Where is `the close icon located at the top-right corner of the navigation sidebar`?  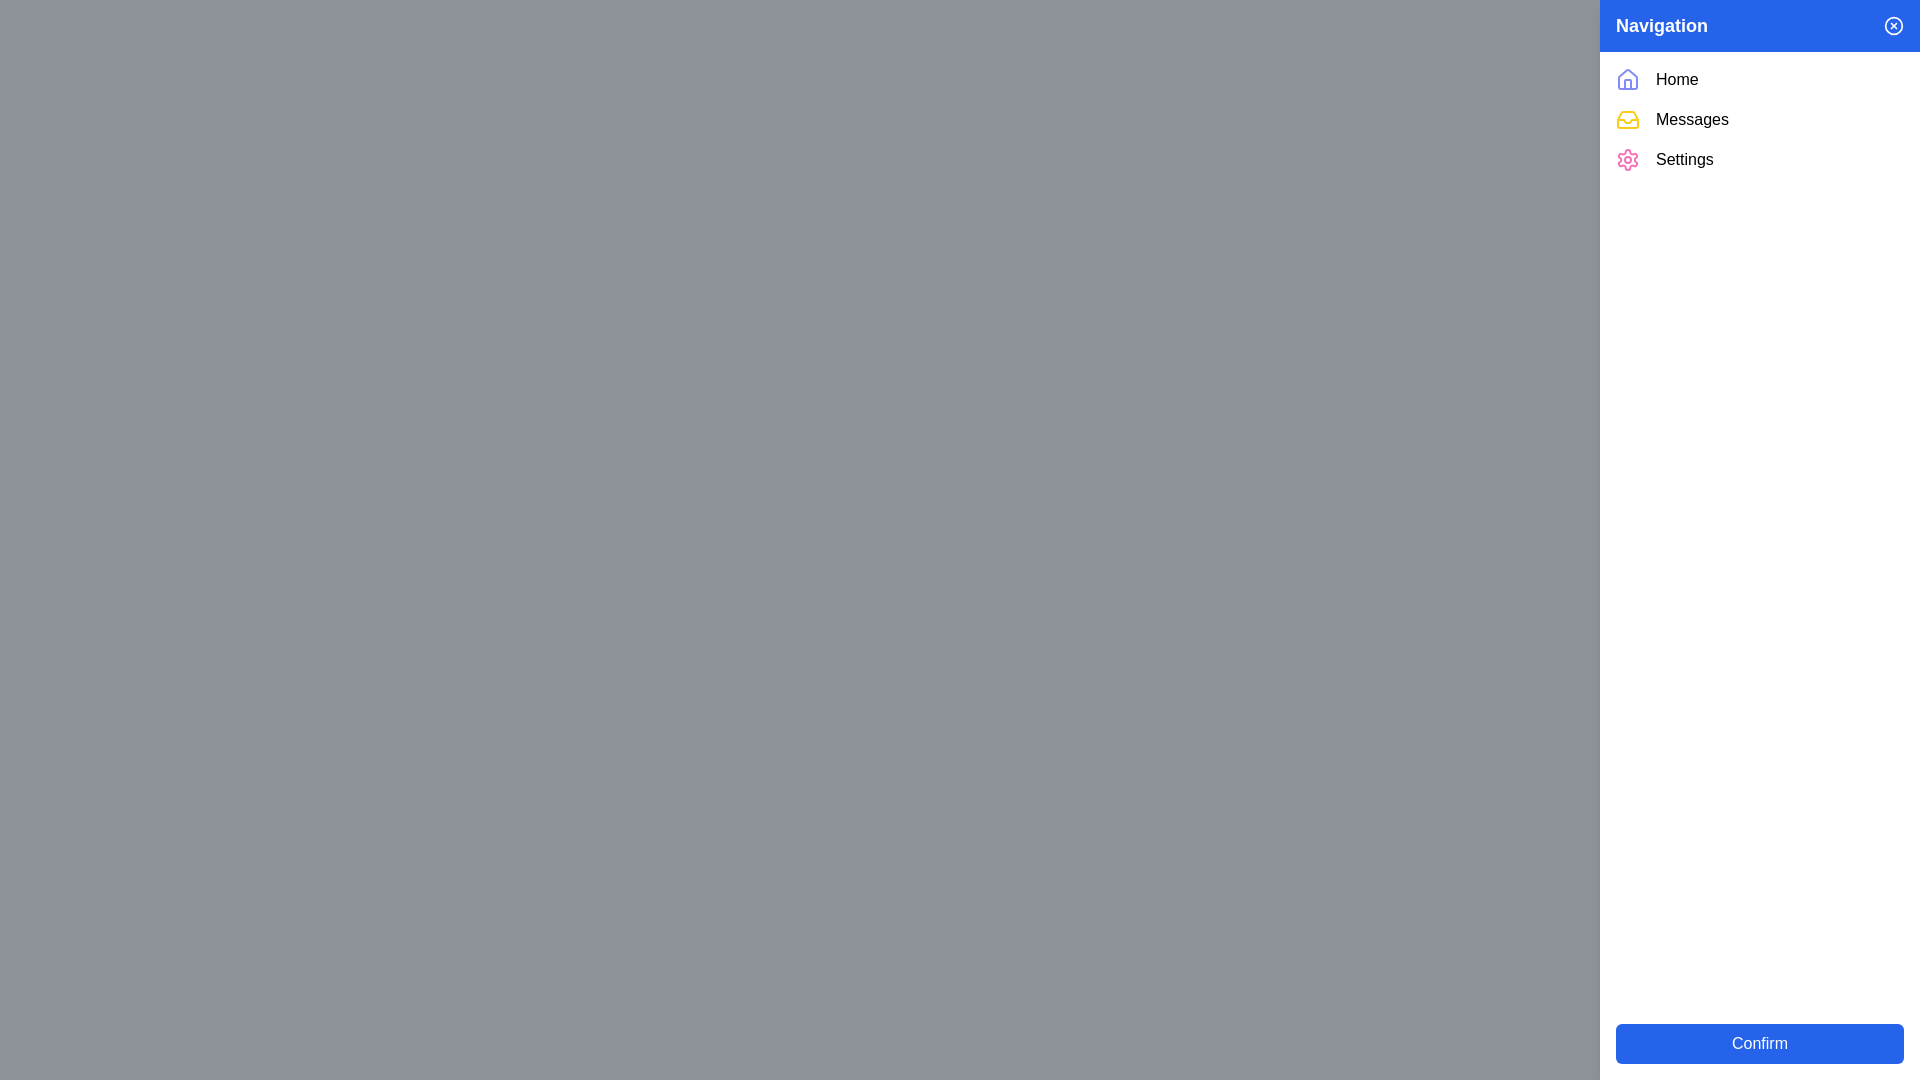
the close icon located at the top-right corner of the navigation sidebar is located at coordinates (1893, 26).